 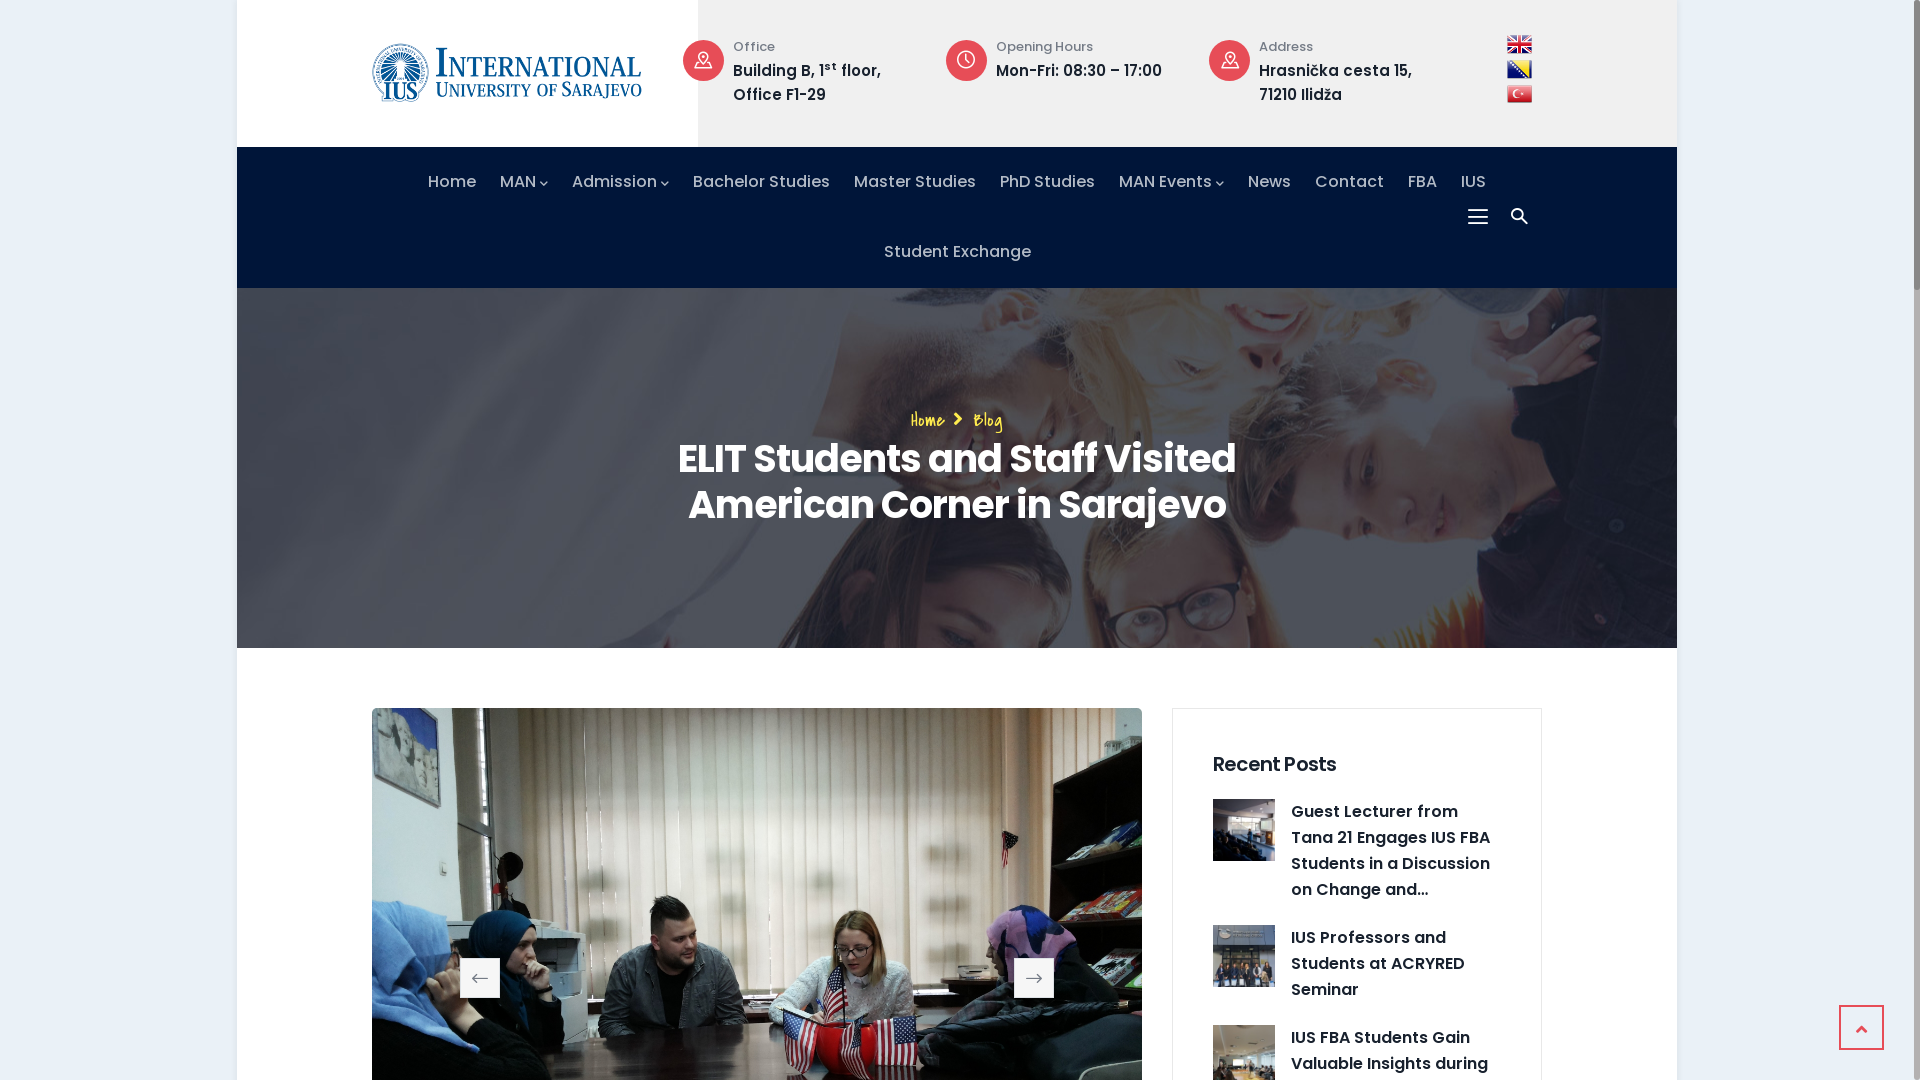 I want to click on 'Admission', so click(x=619, y=181).